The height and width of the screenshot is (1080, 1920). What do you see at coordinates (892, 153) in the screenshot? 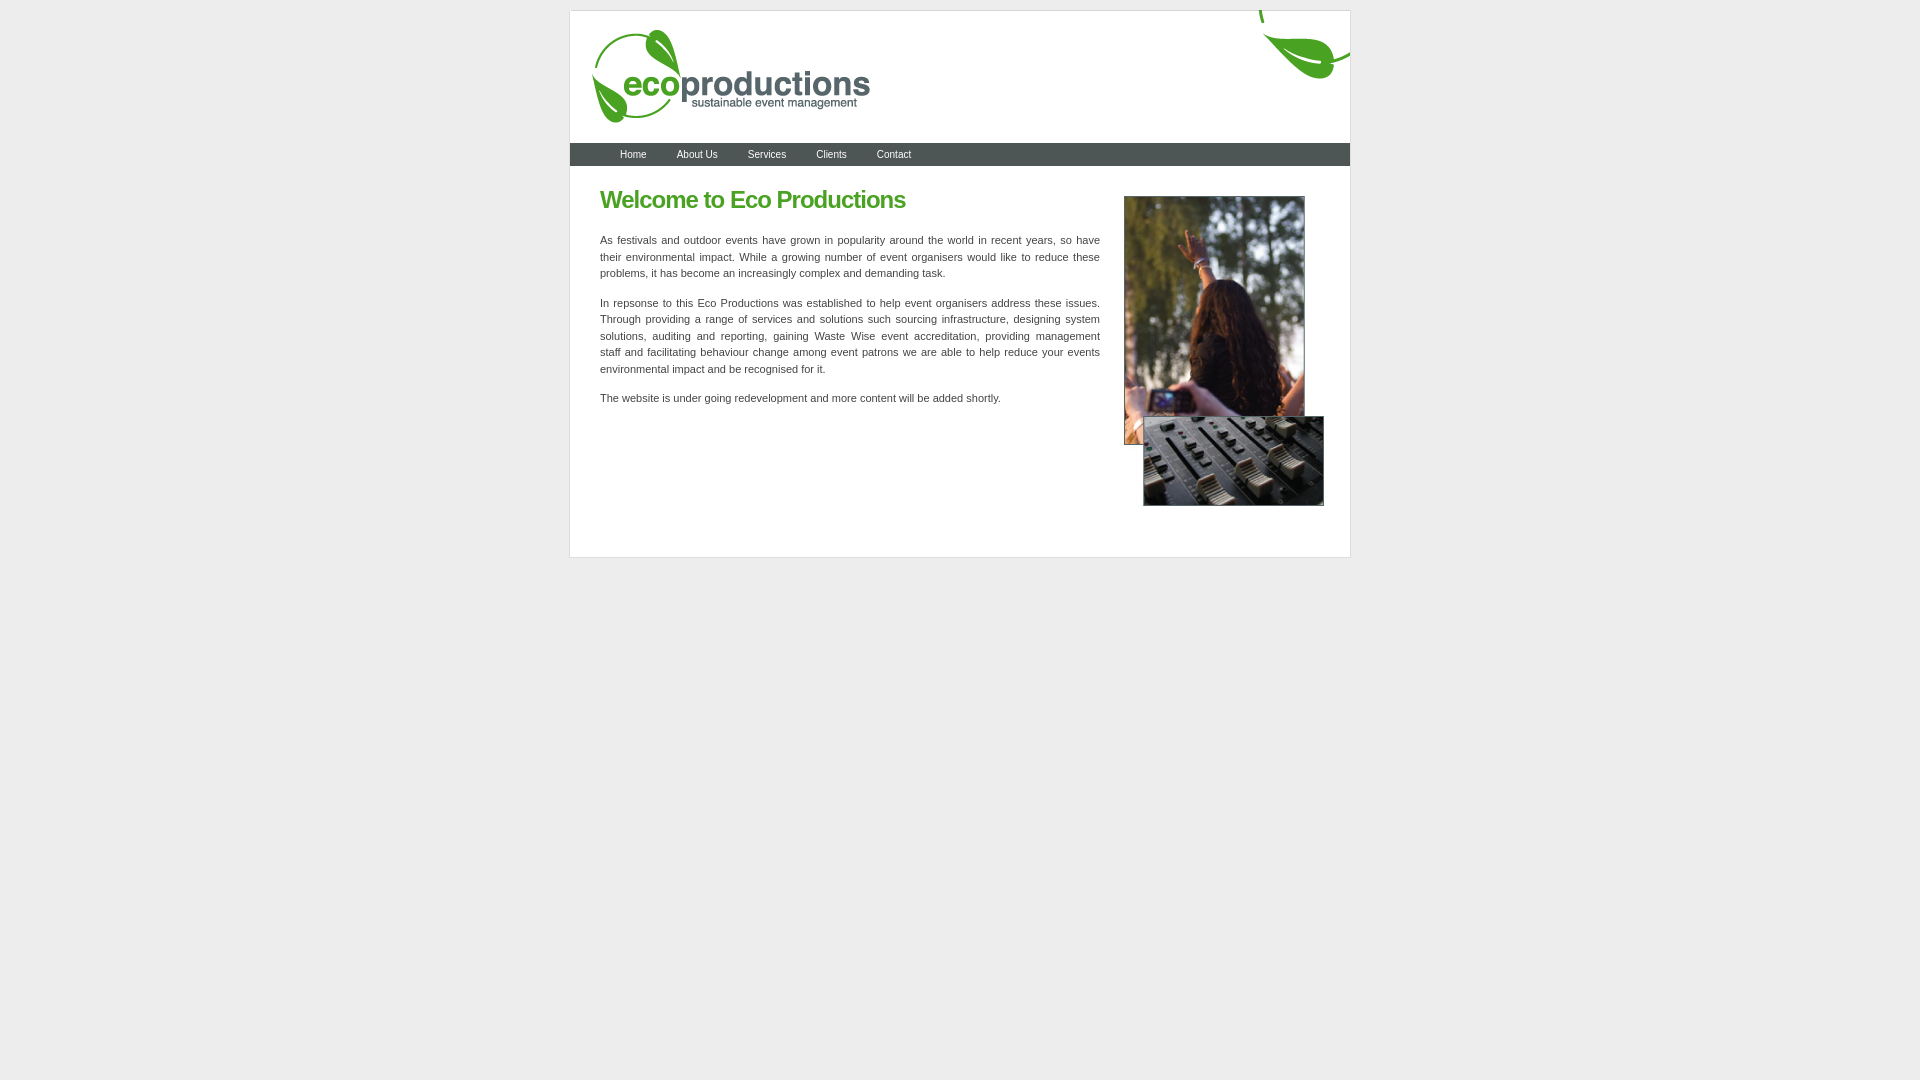
I see `'Contact'` at bounding box center [892, 153].